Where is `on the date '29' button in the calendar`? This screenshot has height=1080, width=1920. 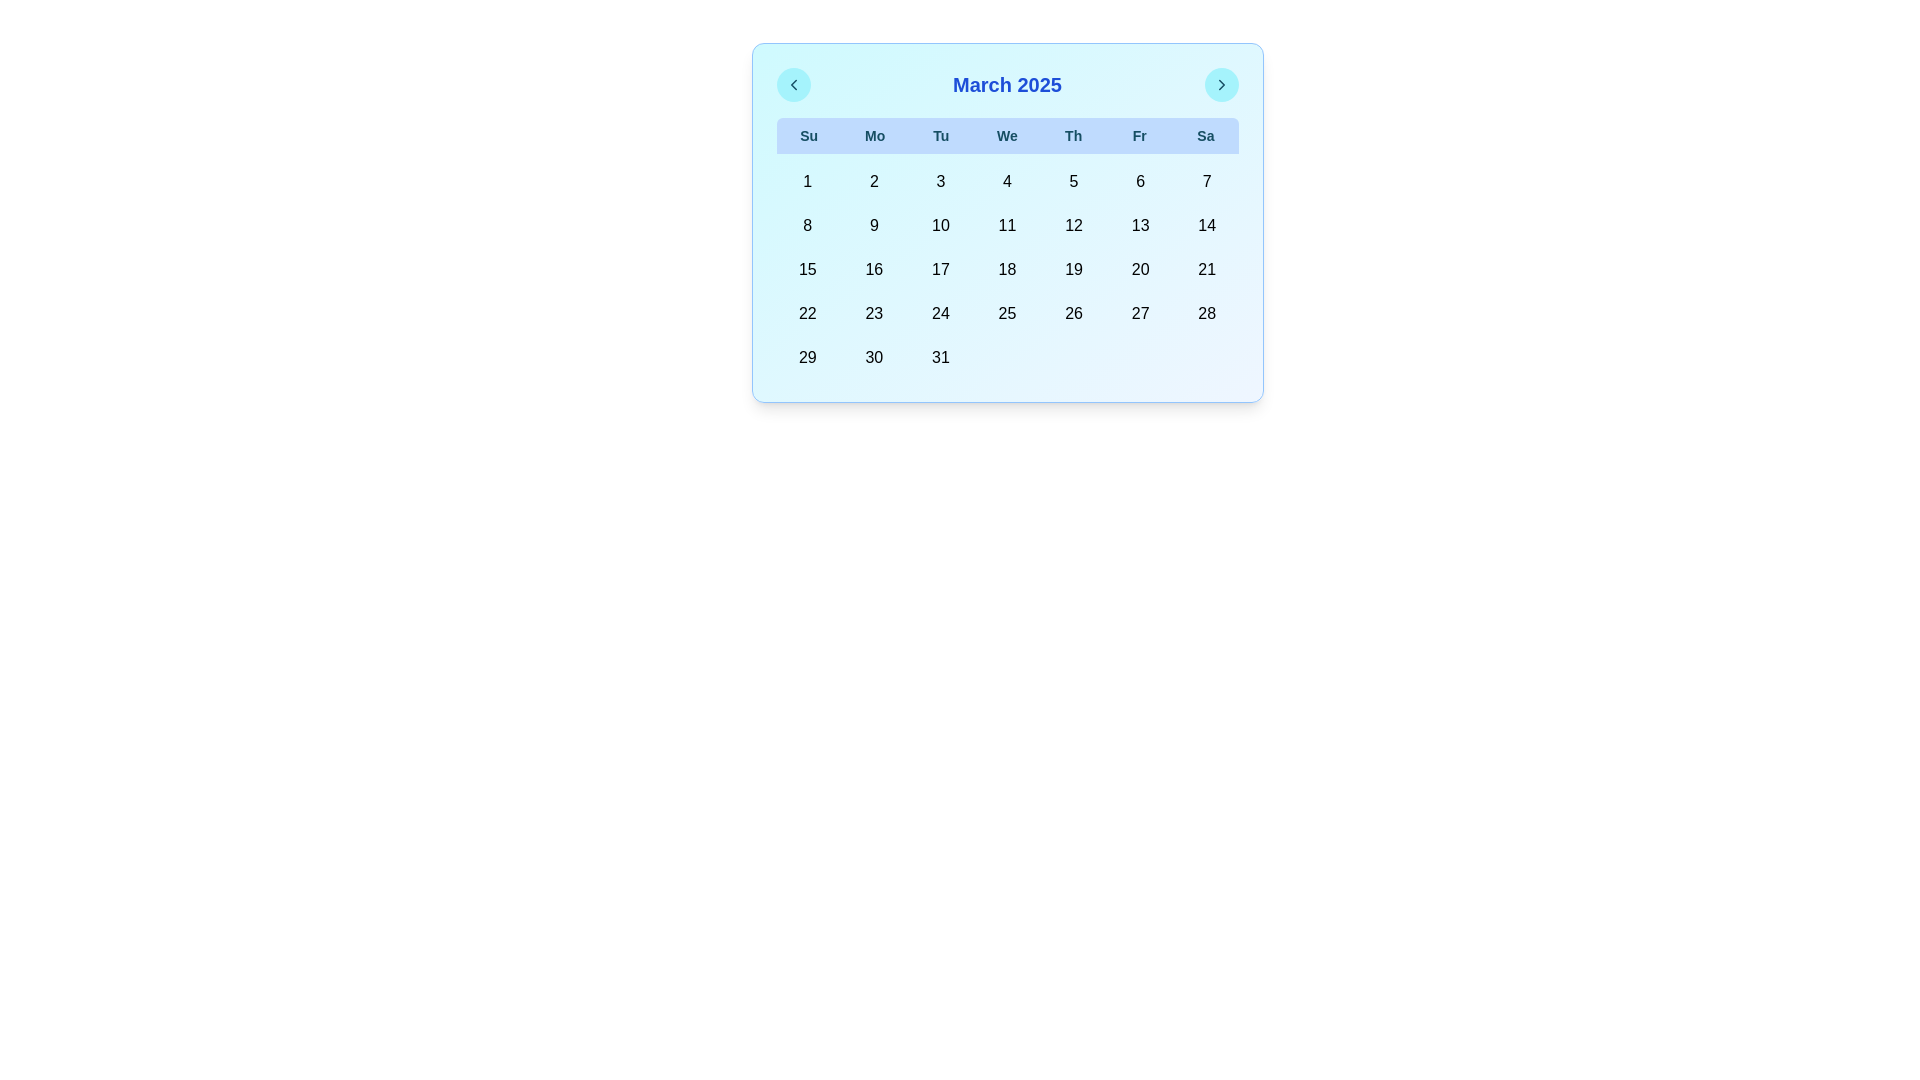 on the date '29' button in the calendar is located at coordinates (807, 357).